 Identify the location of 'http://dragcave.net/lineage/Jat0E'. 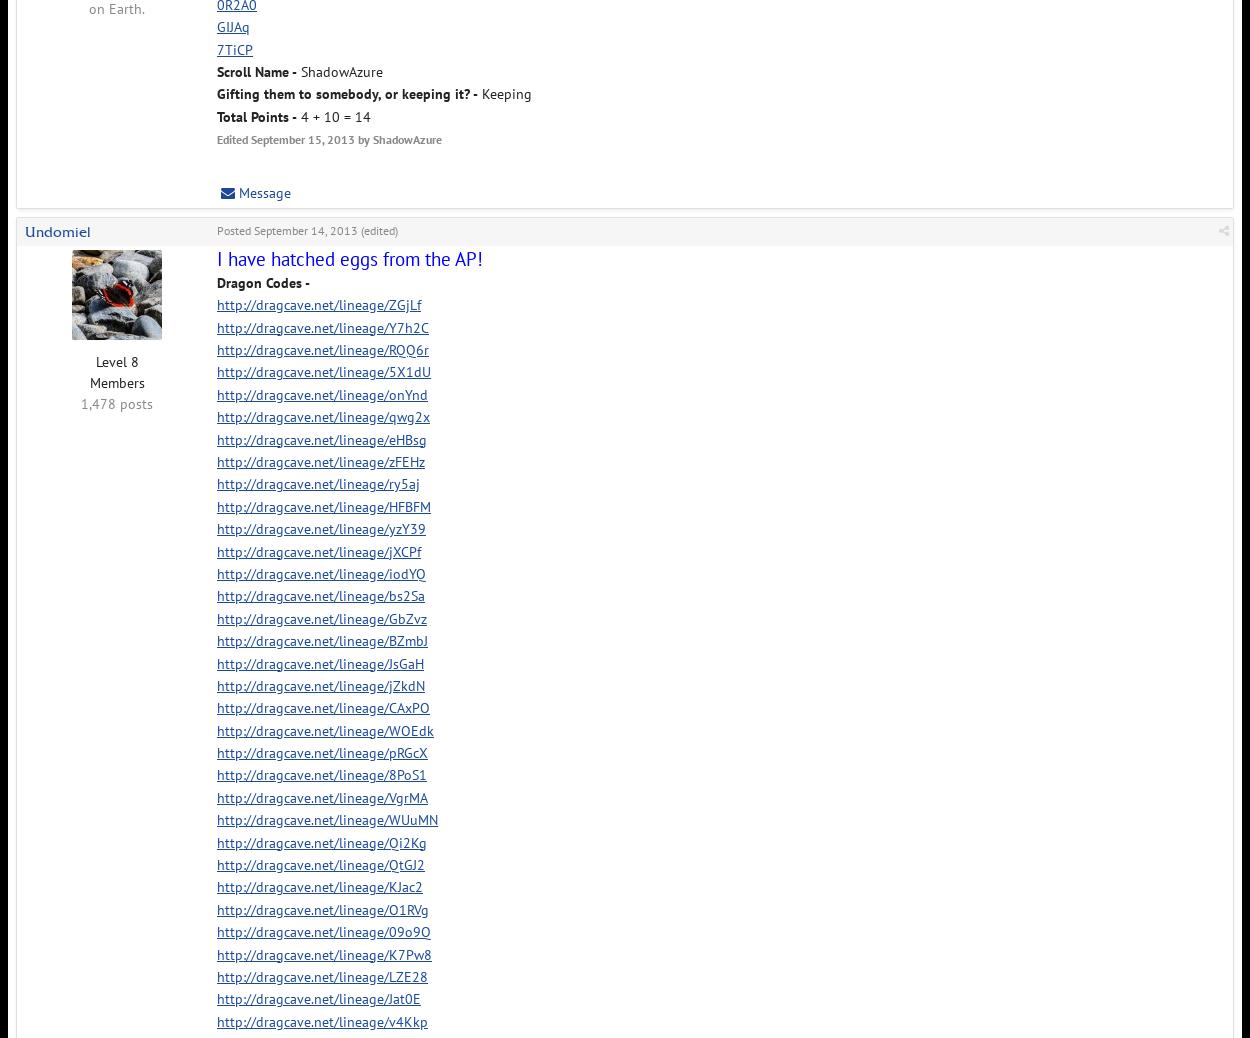
(318, 998).